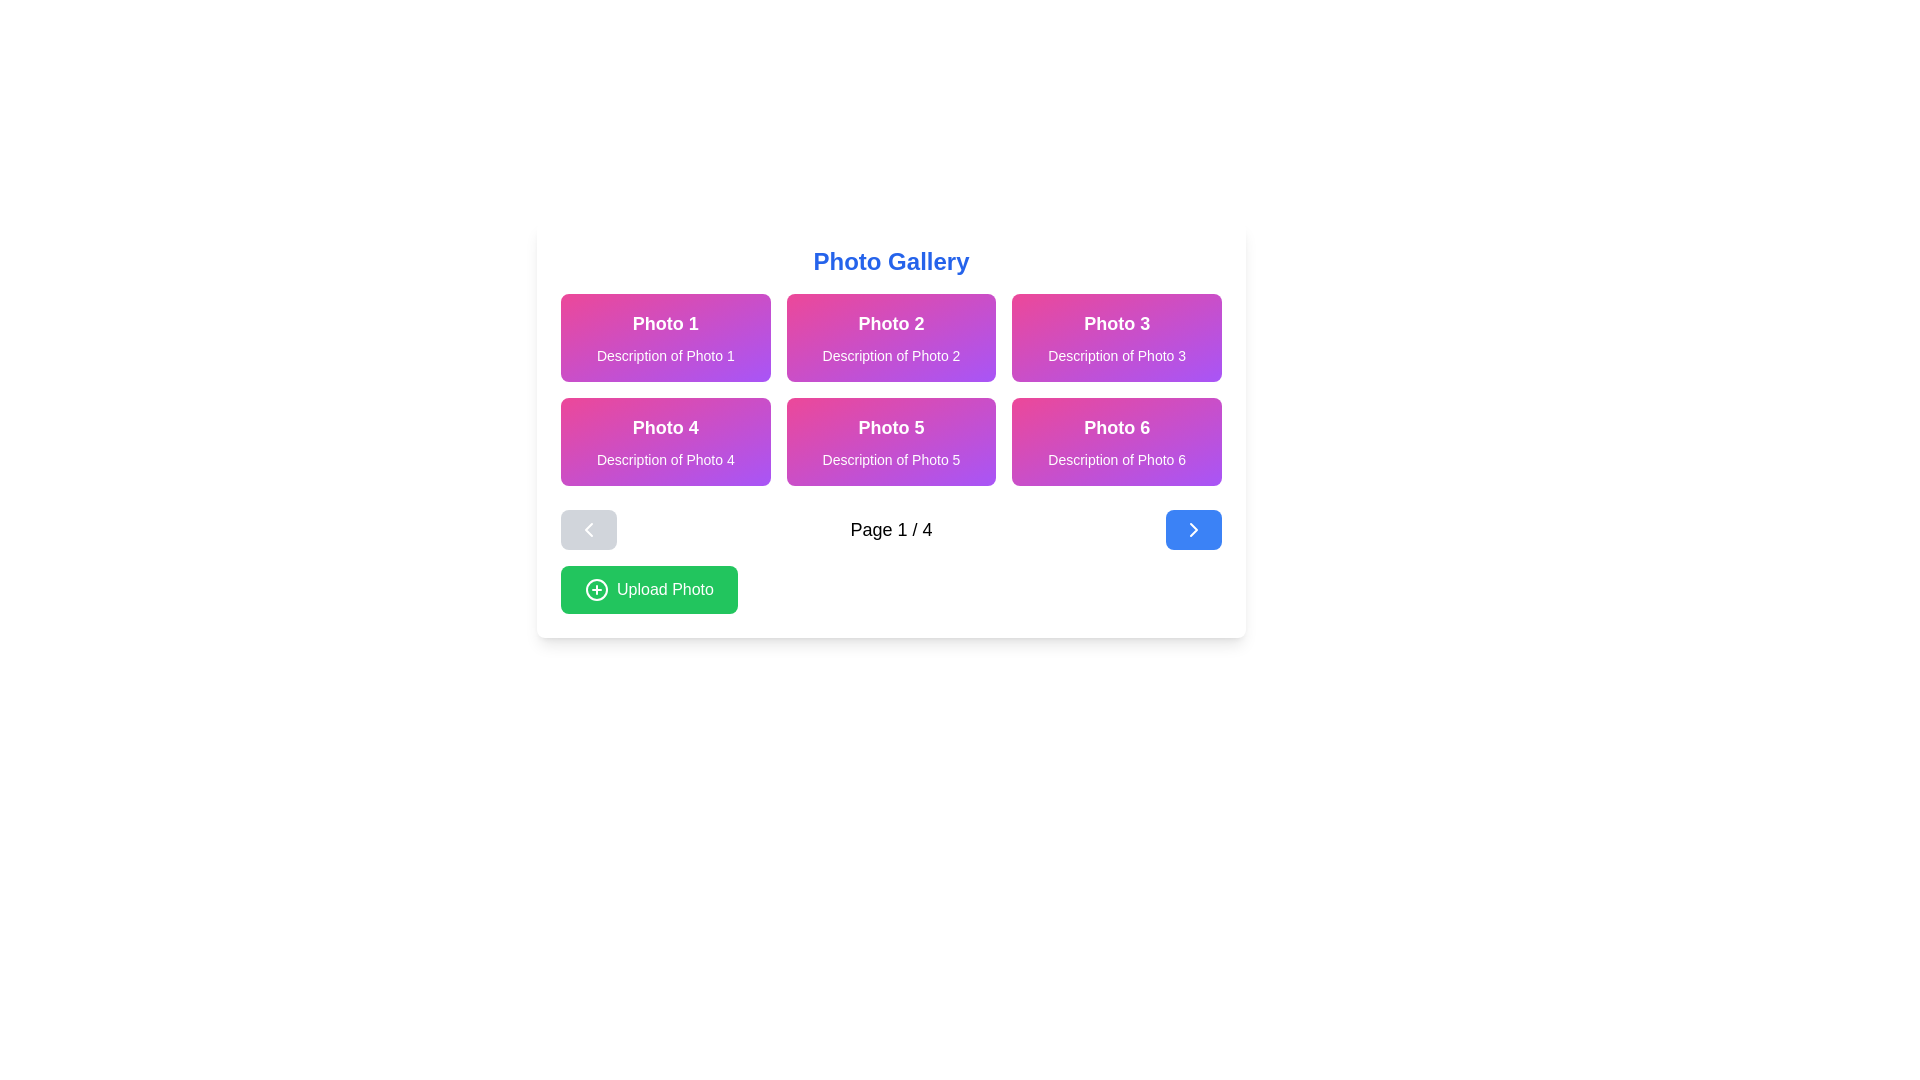 Image resolution: width=1920 pixels, height=1080 pixels. Describe the element at coordinates (649, 589) in the screenshot. I see `the green rectangular button labeled 'Upload Photo' located at the bottom-left corner of the 'Photo Gallery' section` at that location.